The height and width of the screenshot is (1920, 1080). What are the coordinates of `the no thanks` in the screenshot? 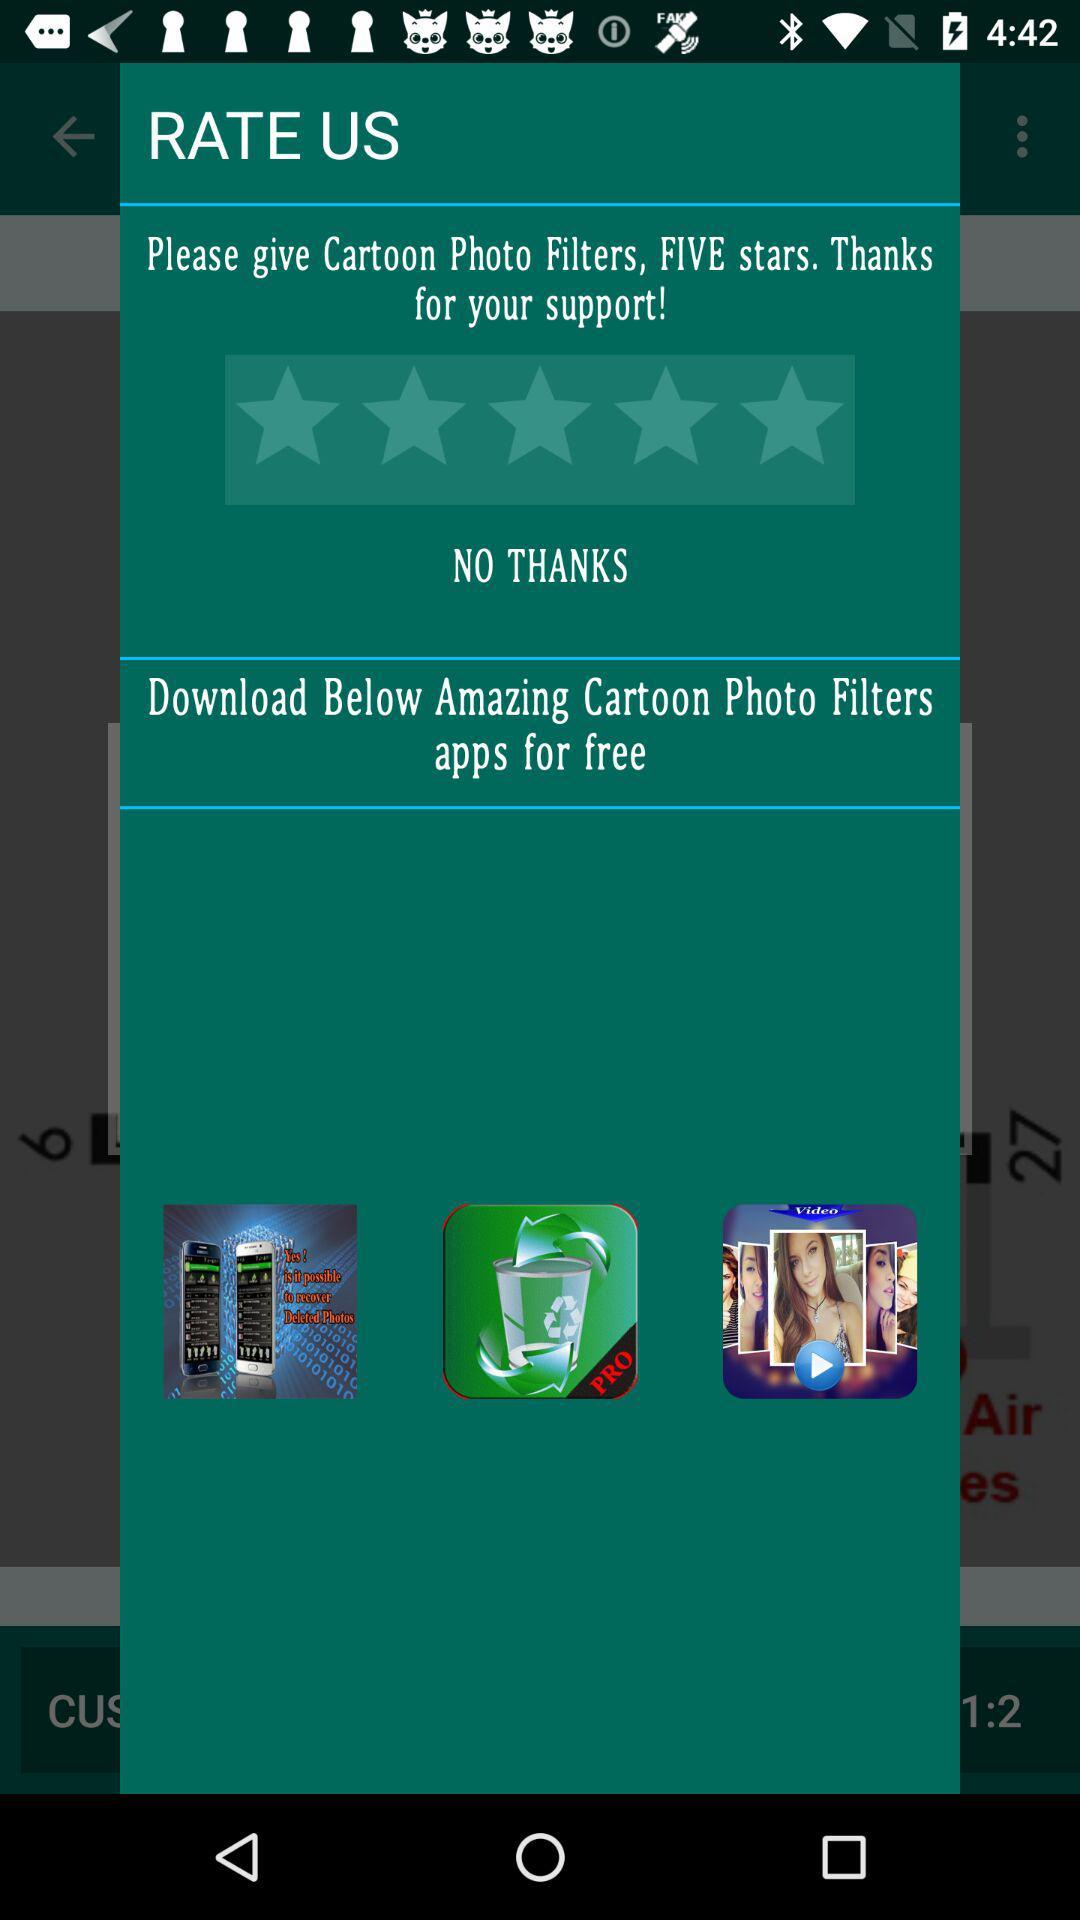 It's located at (540, 566).